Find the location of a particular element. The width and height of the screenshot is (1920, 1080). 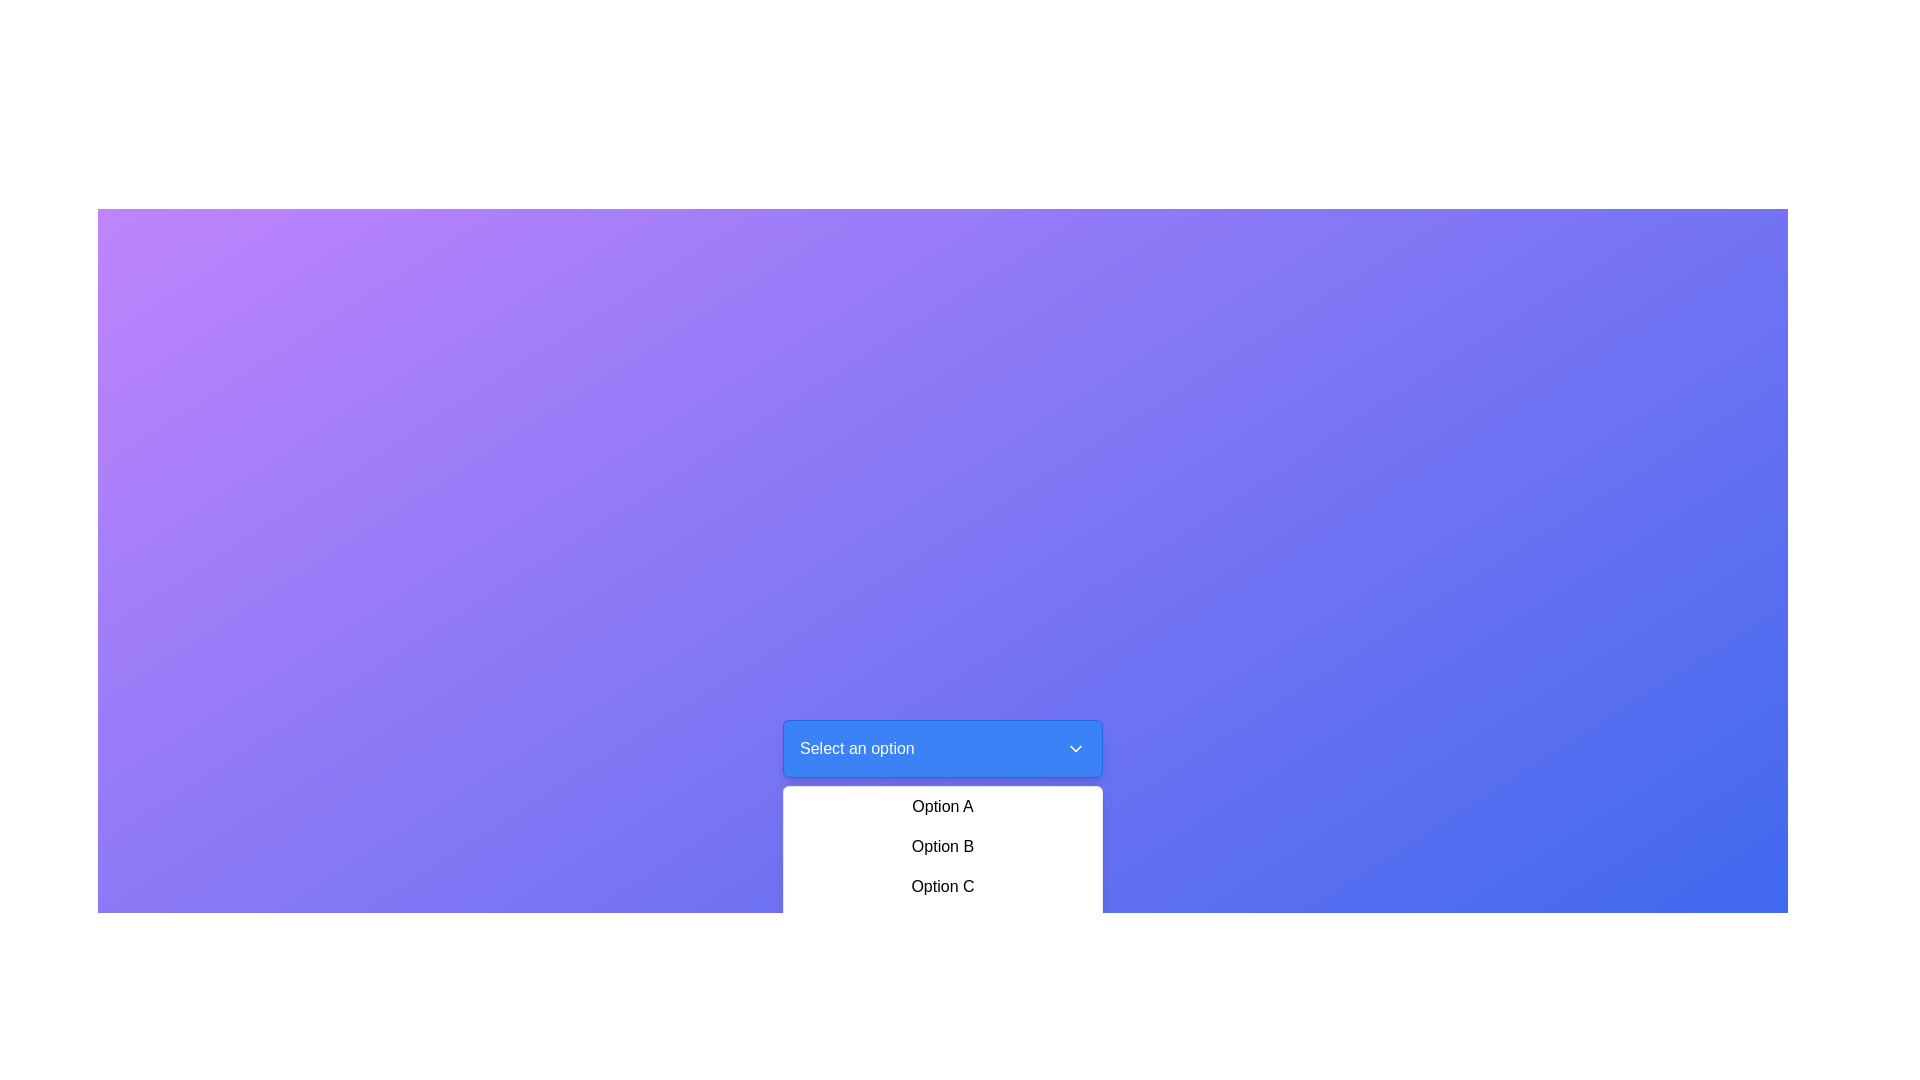

the dropdown menu item labeled 'Option B', which is the second option is located at coordinates (941, 847).